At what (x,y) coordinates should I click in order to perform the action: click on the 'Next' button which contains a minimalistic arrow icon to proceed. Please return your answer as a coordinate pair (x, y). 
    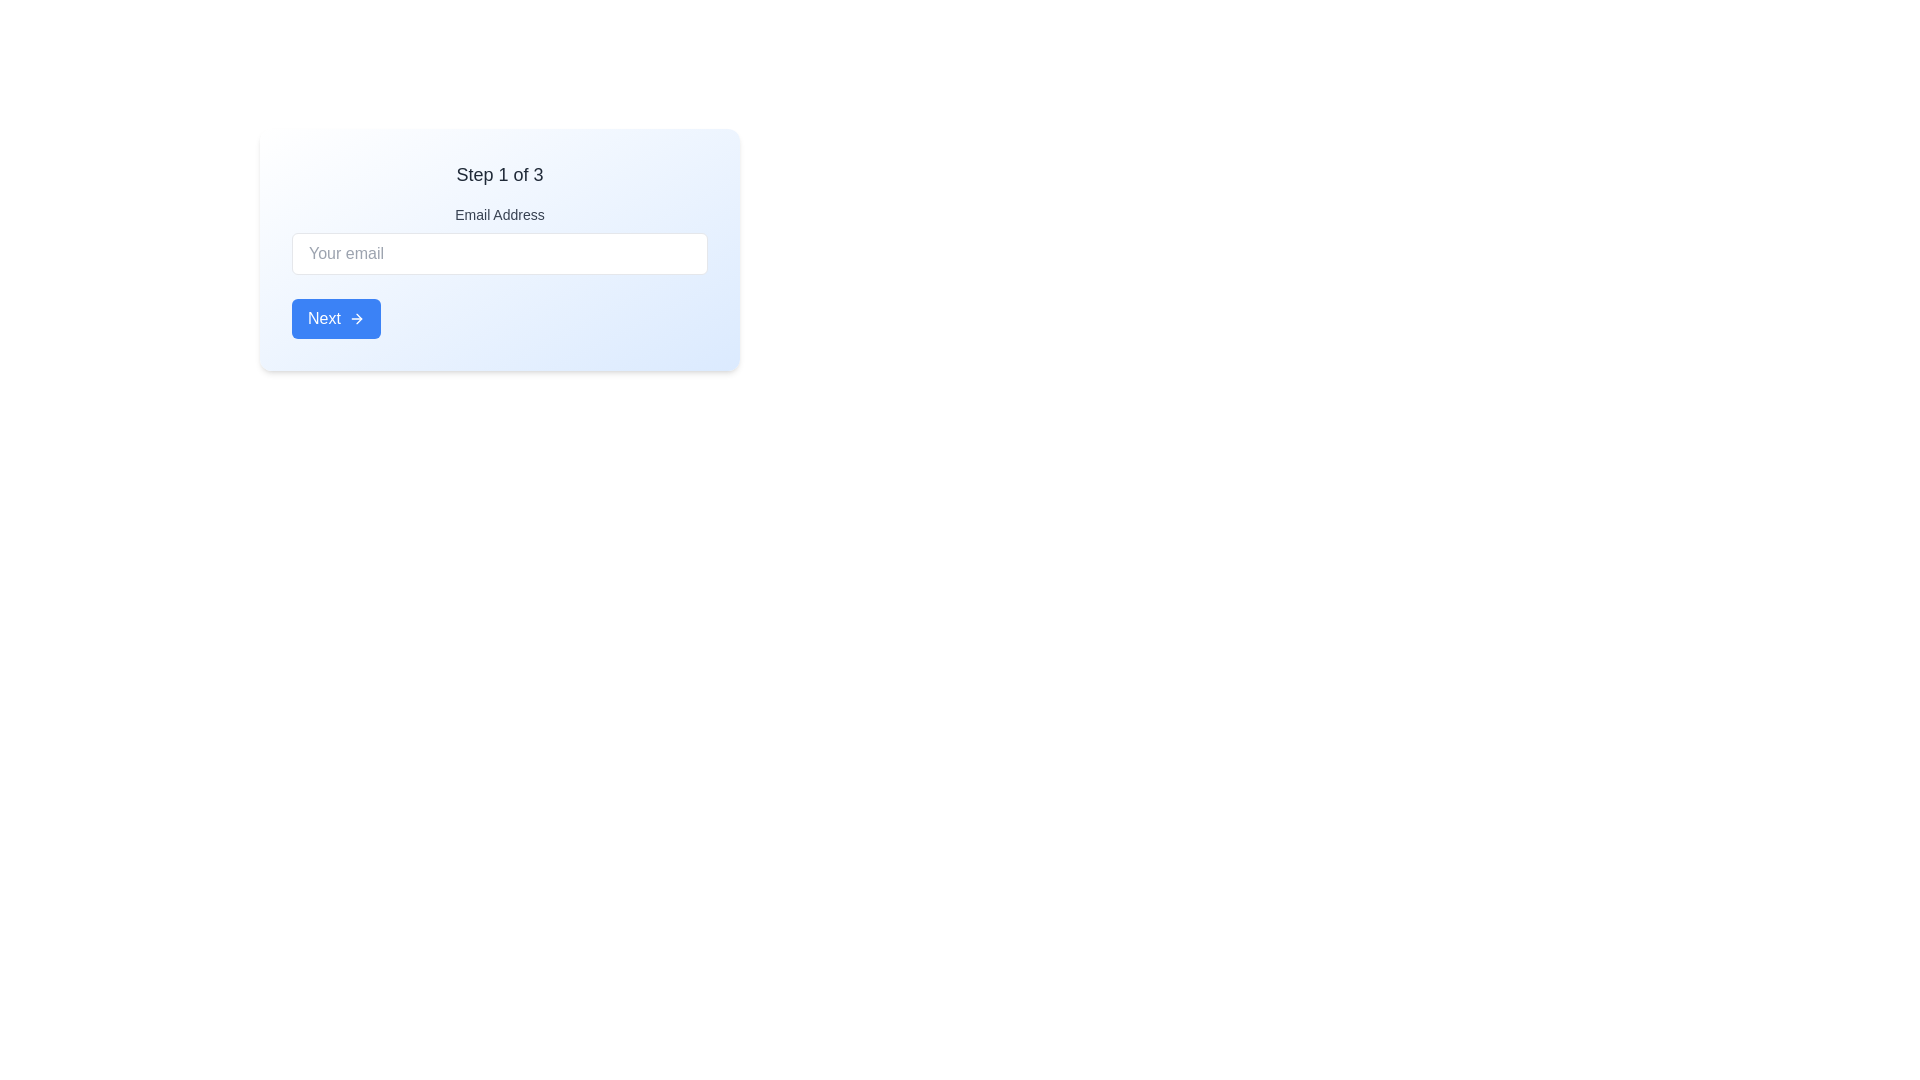
    Looking at the image, I should click on (359, 318).